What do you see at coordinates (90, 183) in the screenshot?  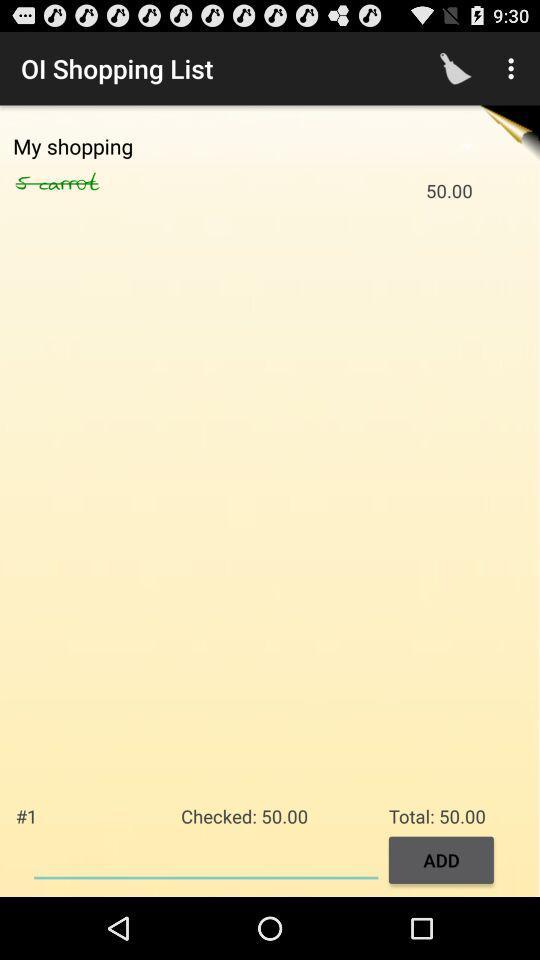 I see `carrot  icon` at bounding box center [90, 183].